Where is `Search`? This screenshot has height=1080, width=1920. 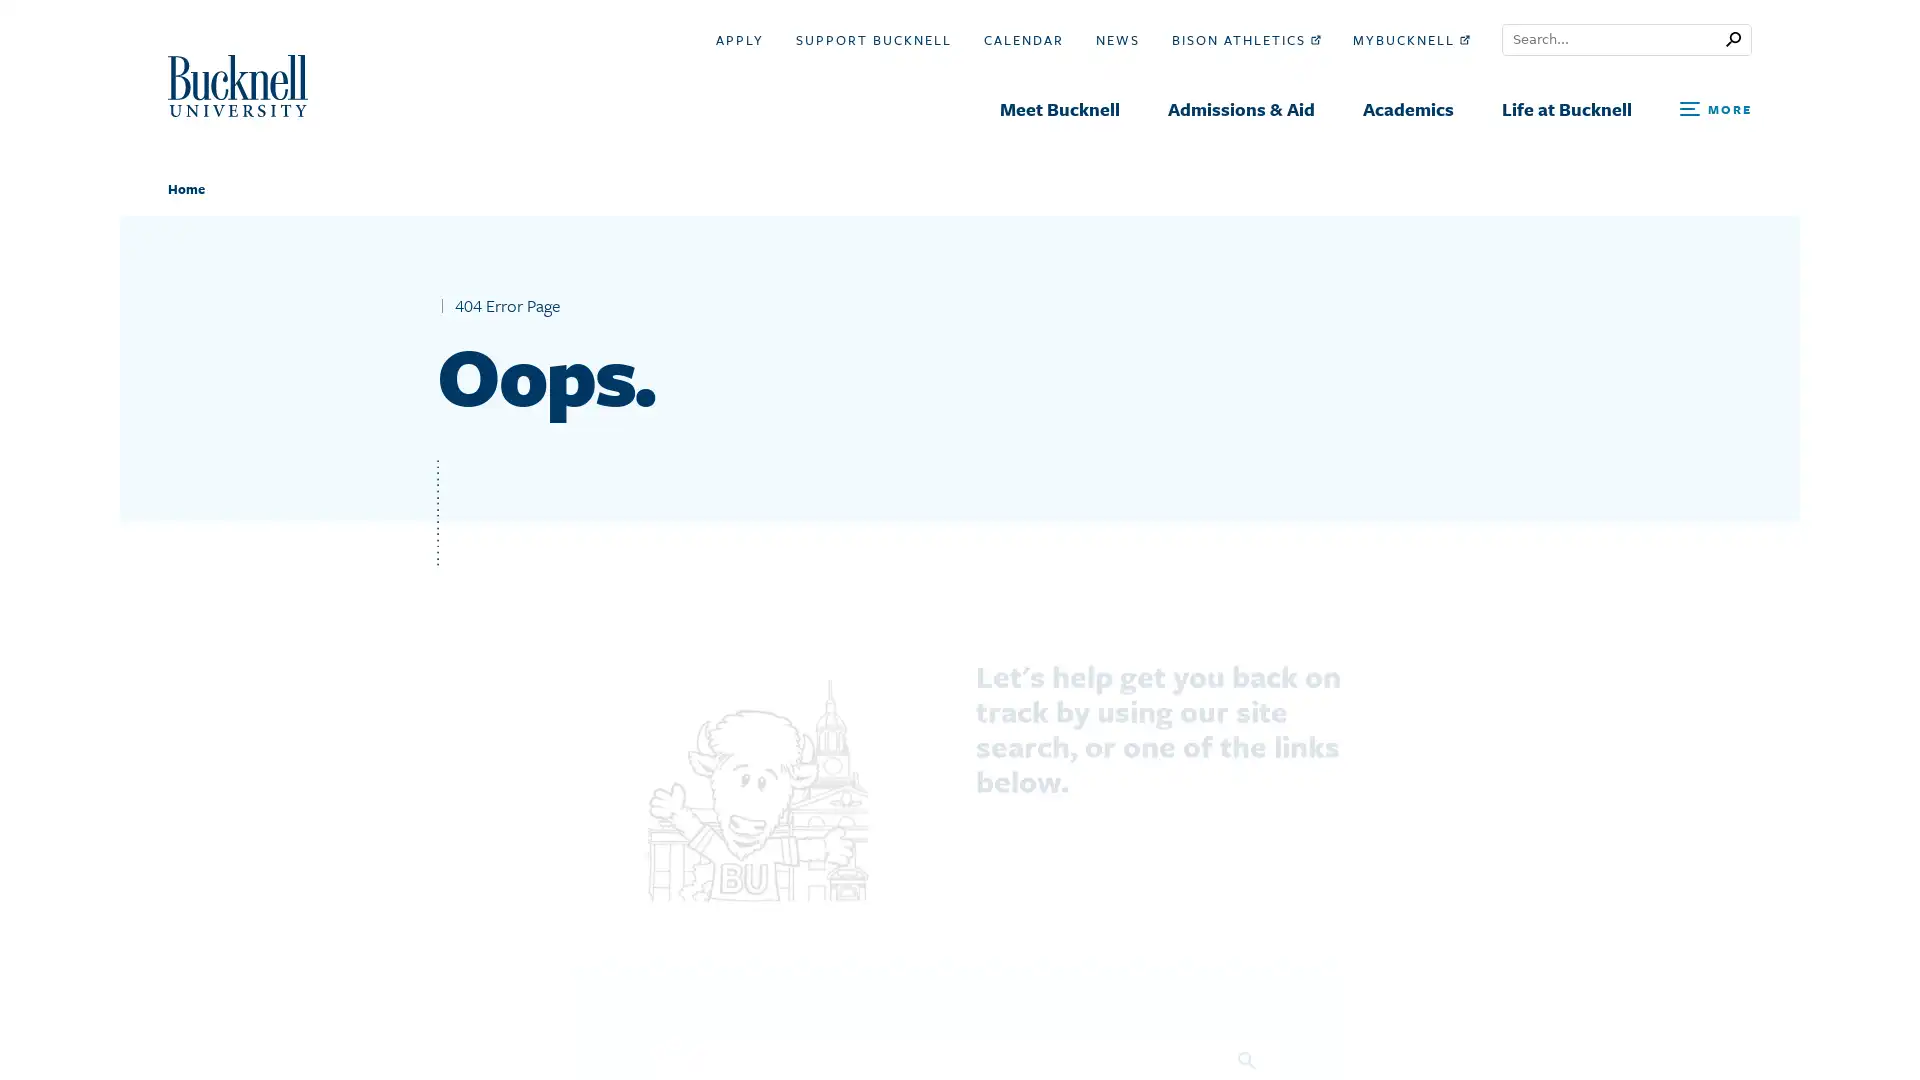
Search is located at coordinates (1246, 1051).